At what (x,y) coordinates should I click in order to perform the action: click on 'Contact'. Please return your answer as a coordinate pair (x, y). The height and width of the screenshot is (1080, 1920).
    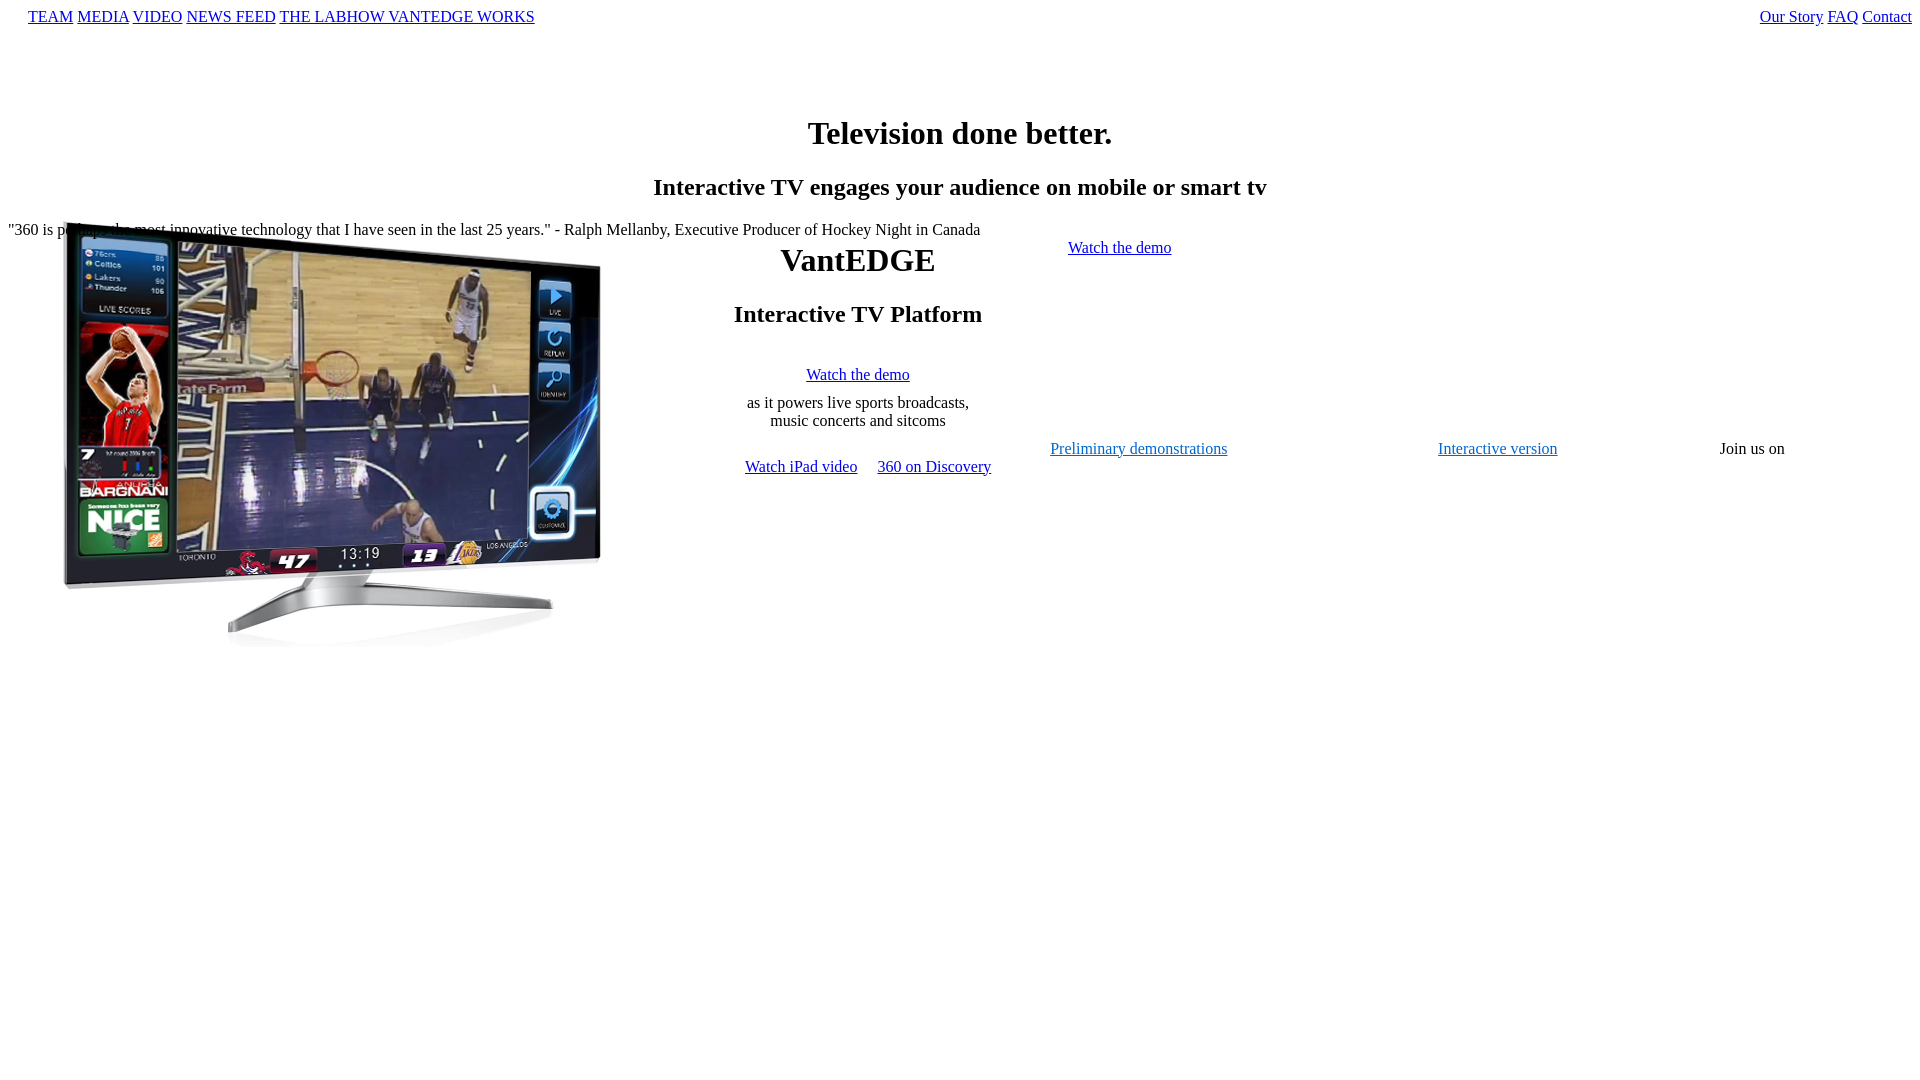
    Looking at the image, I should click on (1885, 16).